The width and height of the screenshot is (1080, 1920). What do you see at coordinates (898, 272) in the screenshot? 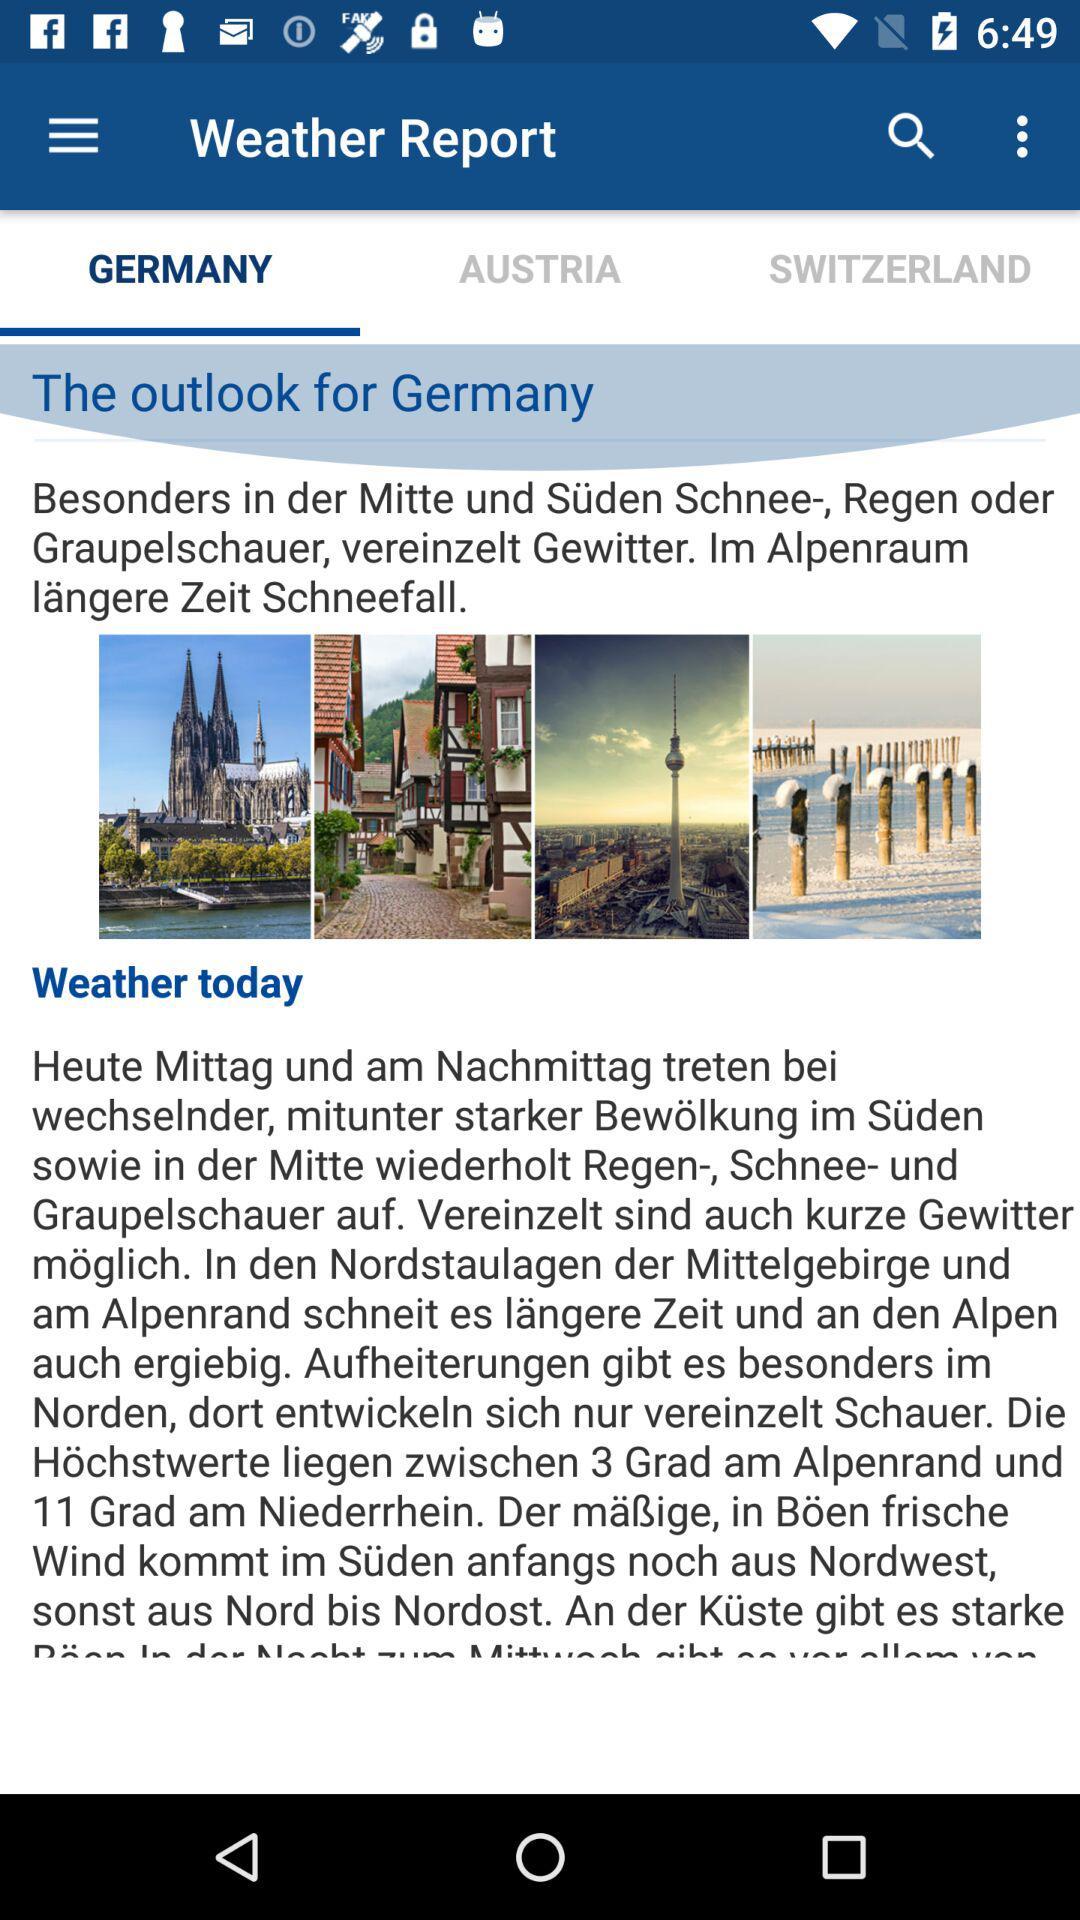
I see `the switzerland` at bounding box center [898, 272].